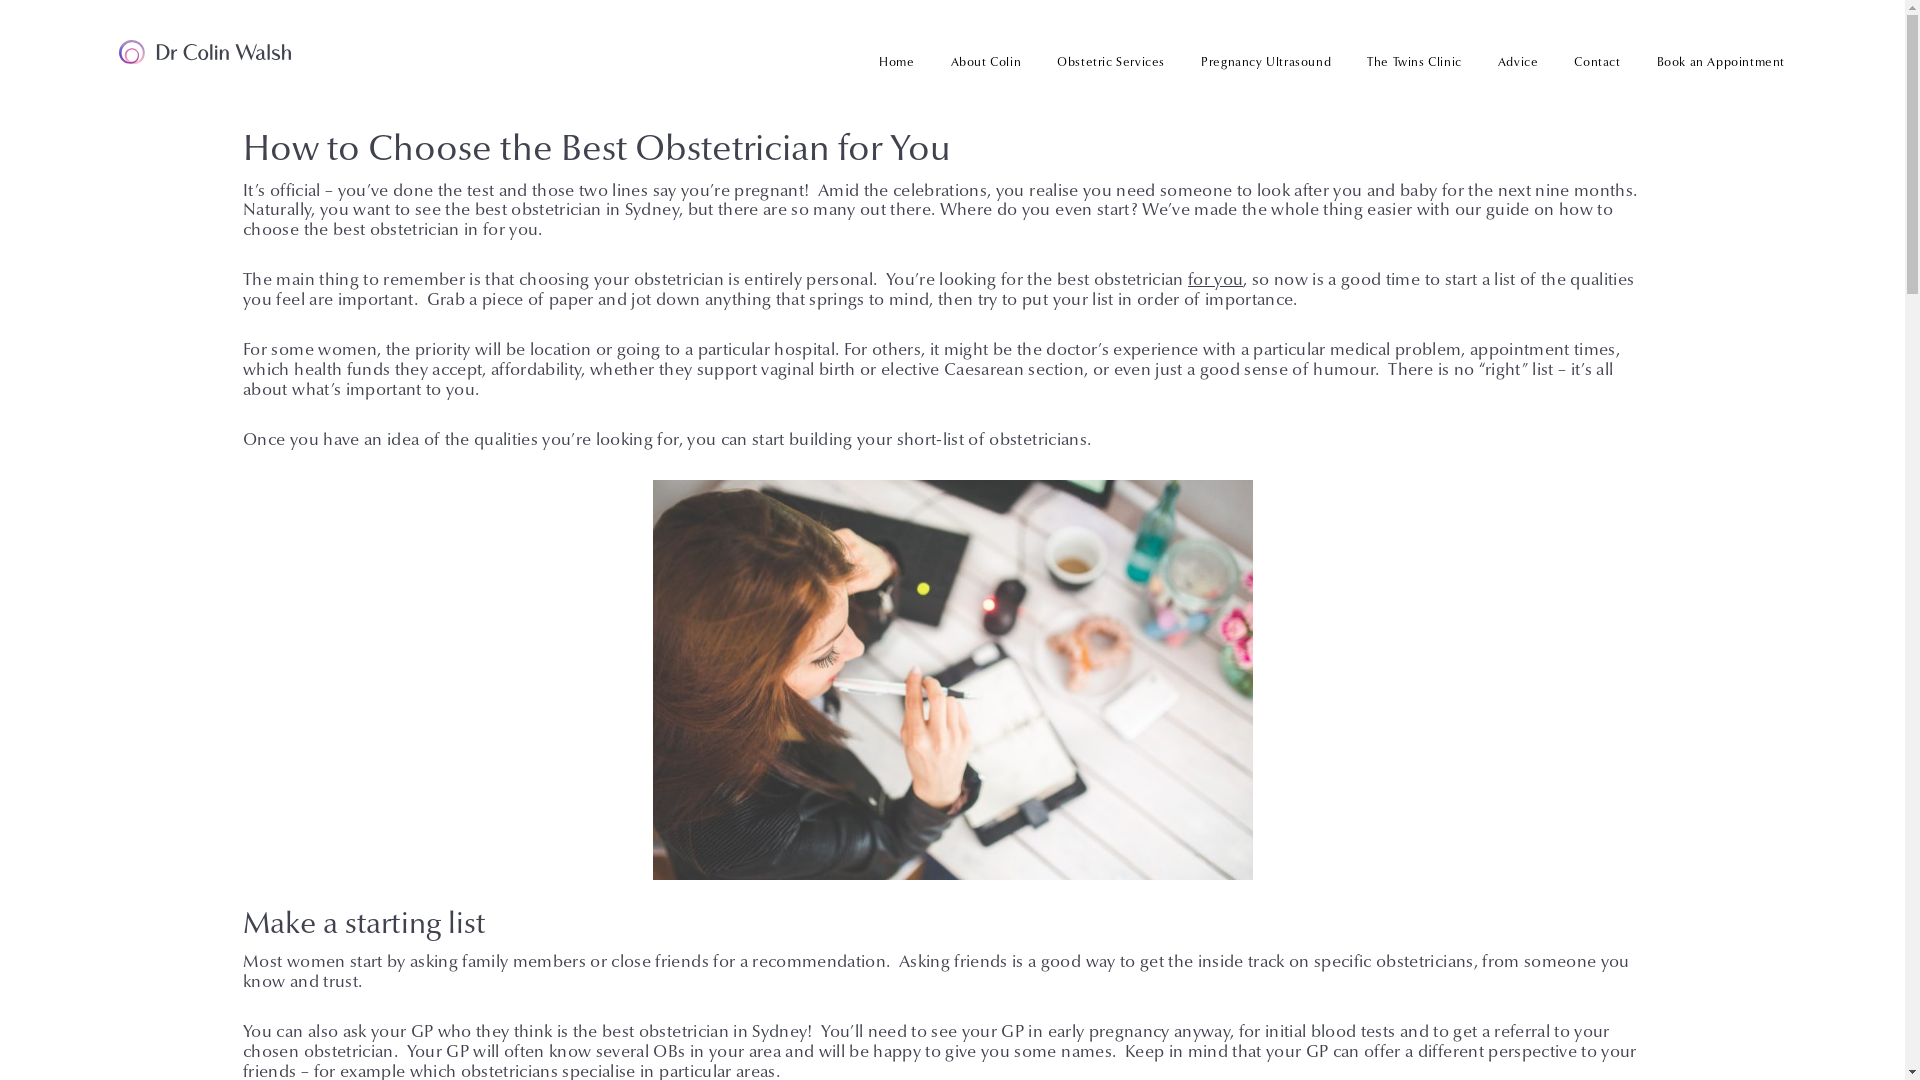  I want to click on 'Advice', so click(1518, 61).